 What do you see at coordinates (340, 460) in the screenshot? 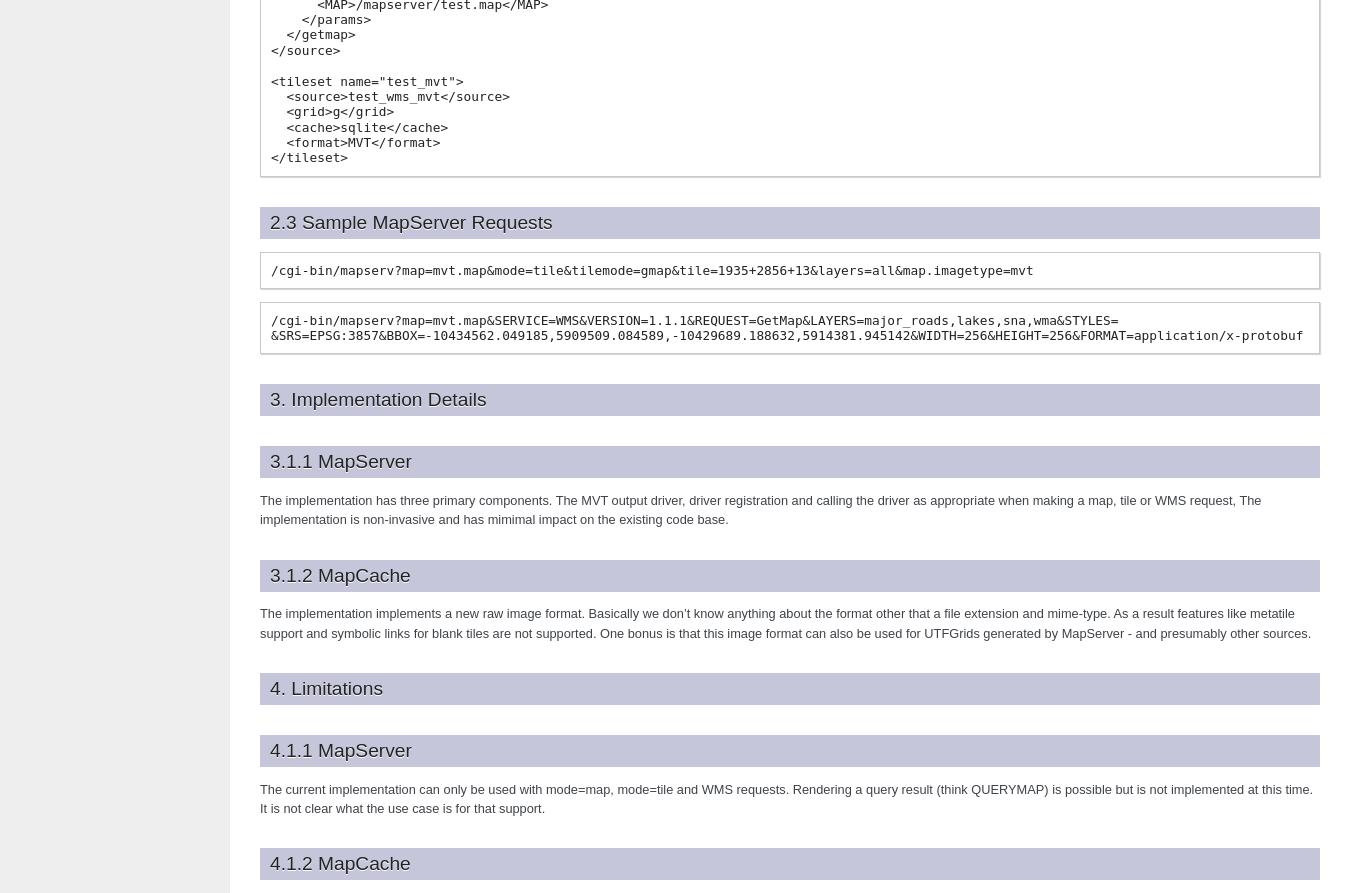
I see `'3.1.1 MapServer'` at bounding box center [340, 460].